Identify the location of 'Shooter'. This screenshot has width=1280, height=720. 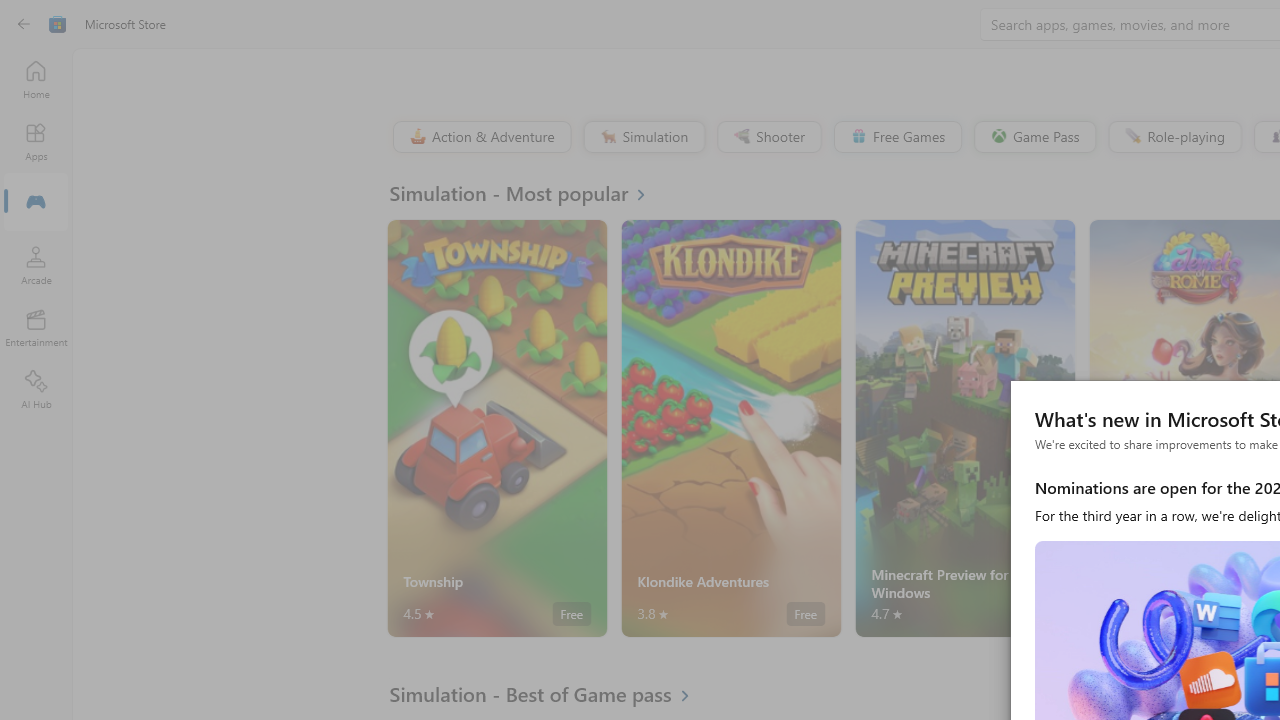
(767, 135).